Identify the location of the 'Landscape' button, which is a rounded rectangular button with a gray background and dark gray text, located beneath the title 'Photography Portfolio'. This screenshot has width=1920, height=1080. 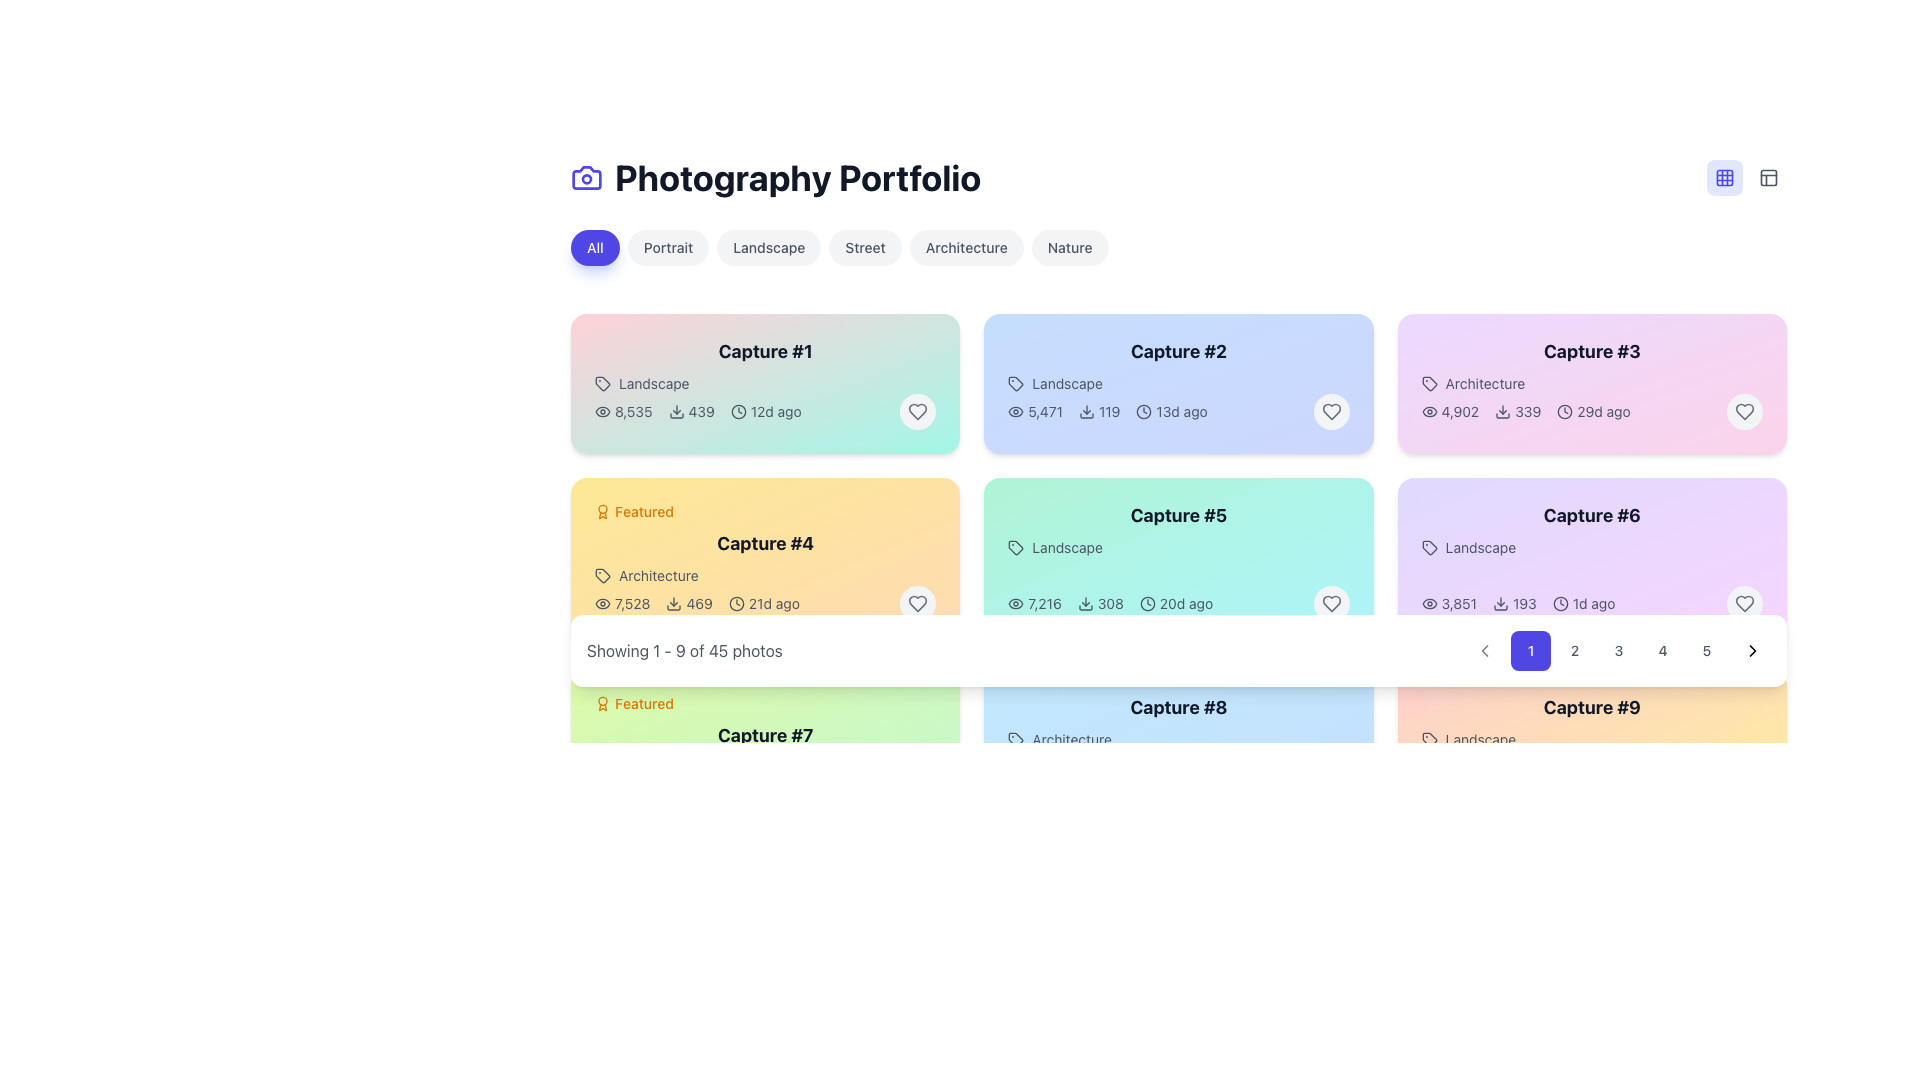
(768, 246).